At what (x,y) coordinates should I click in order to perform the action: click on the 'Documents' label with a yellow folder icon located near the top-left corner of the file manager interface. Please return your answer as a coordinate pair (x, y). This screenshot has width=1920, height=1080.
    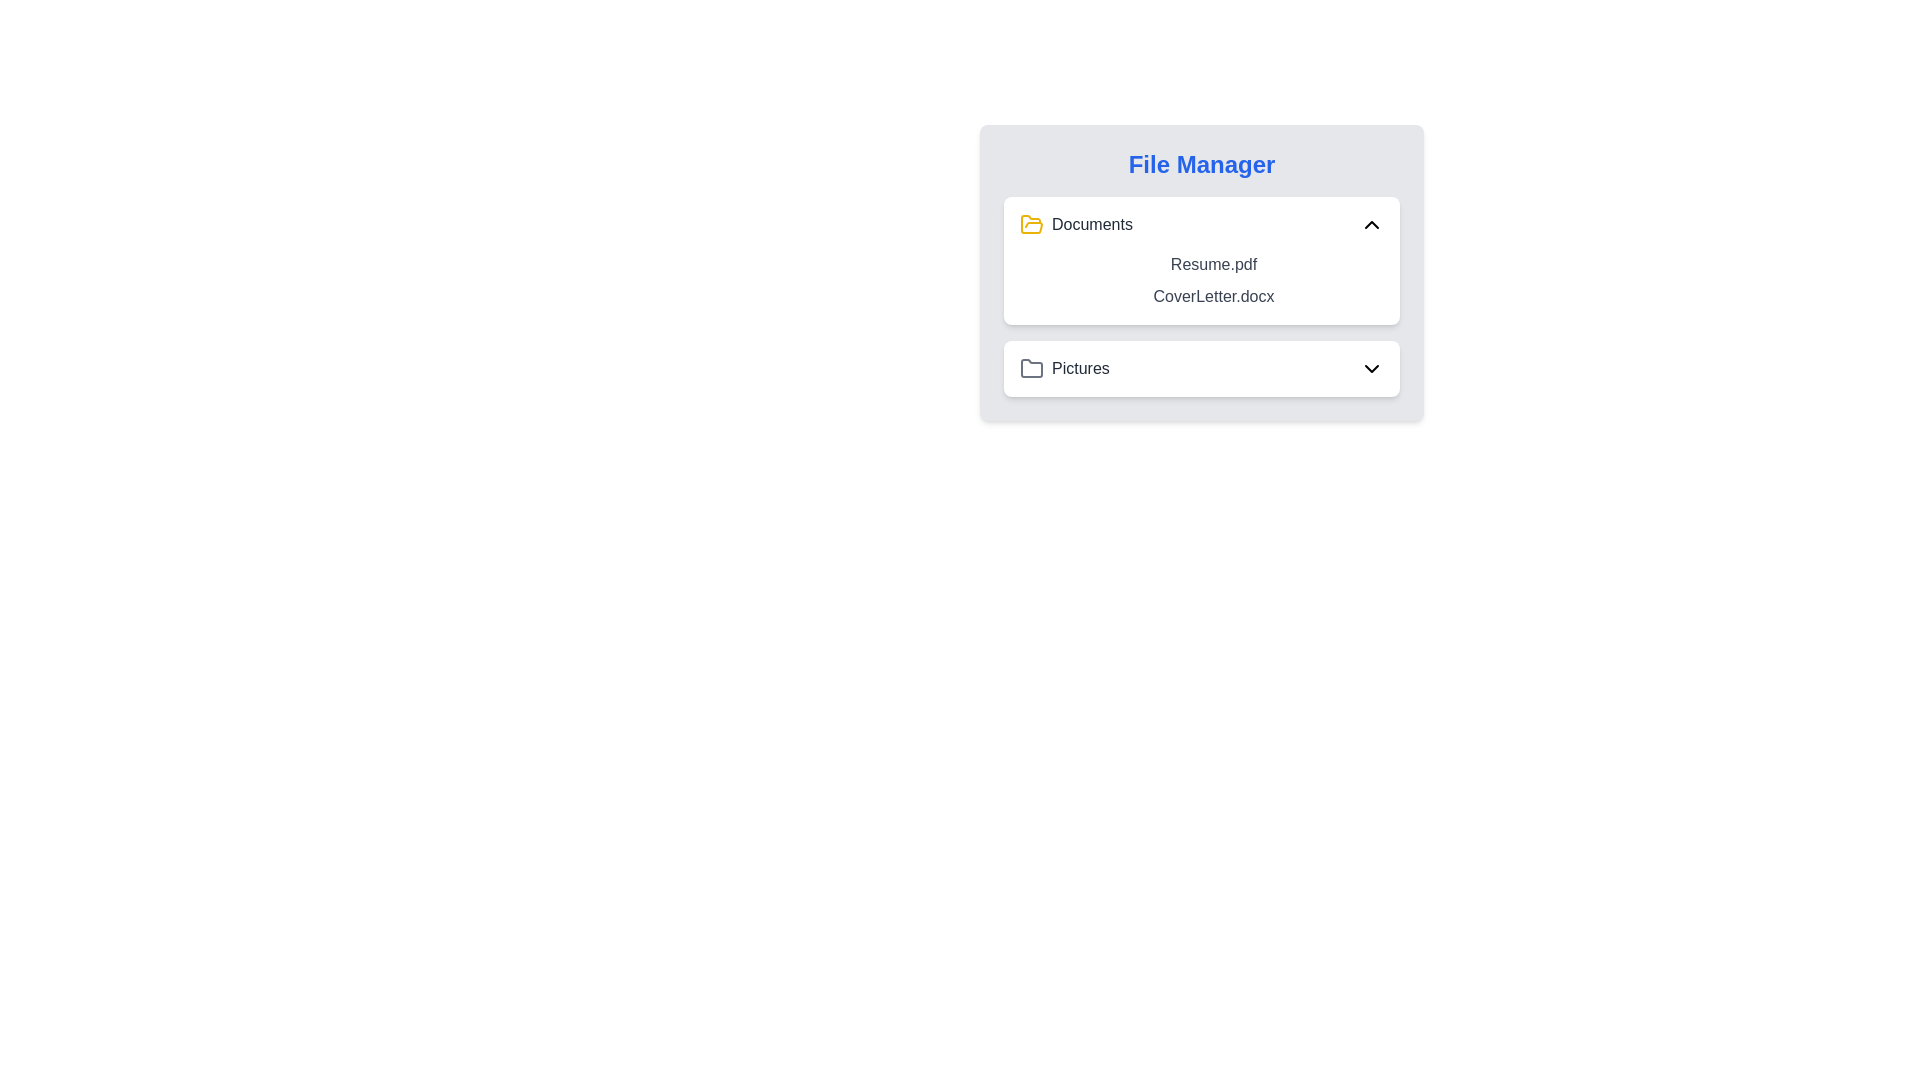
    Looking at the image, I should click on (1075, 224).